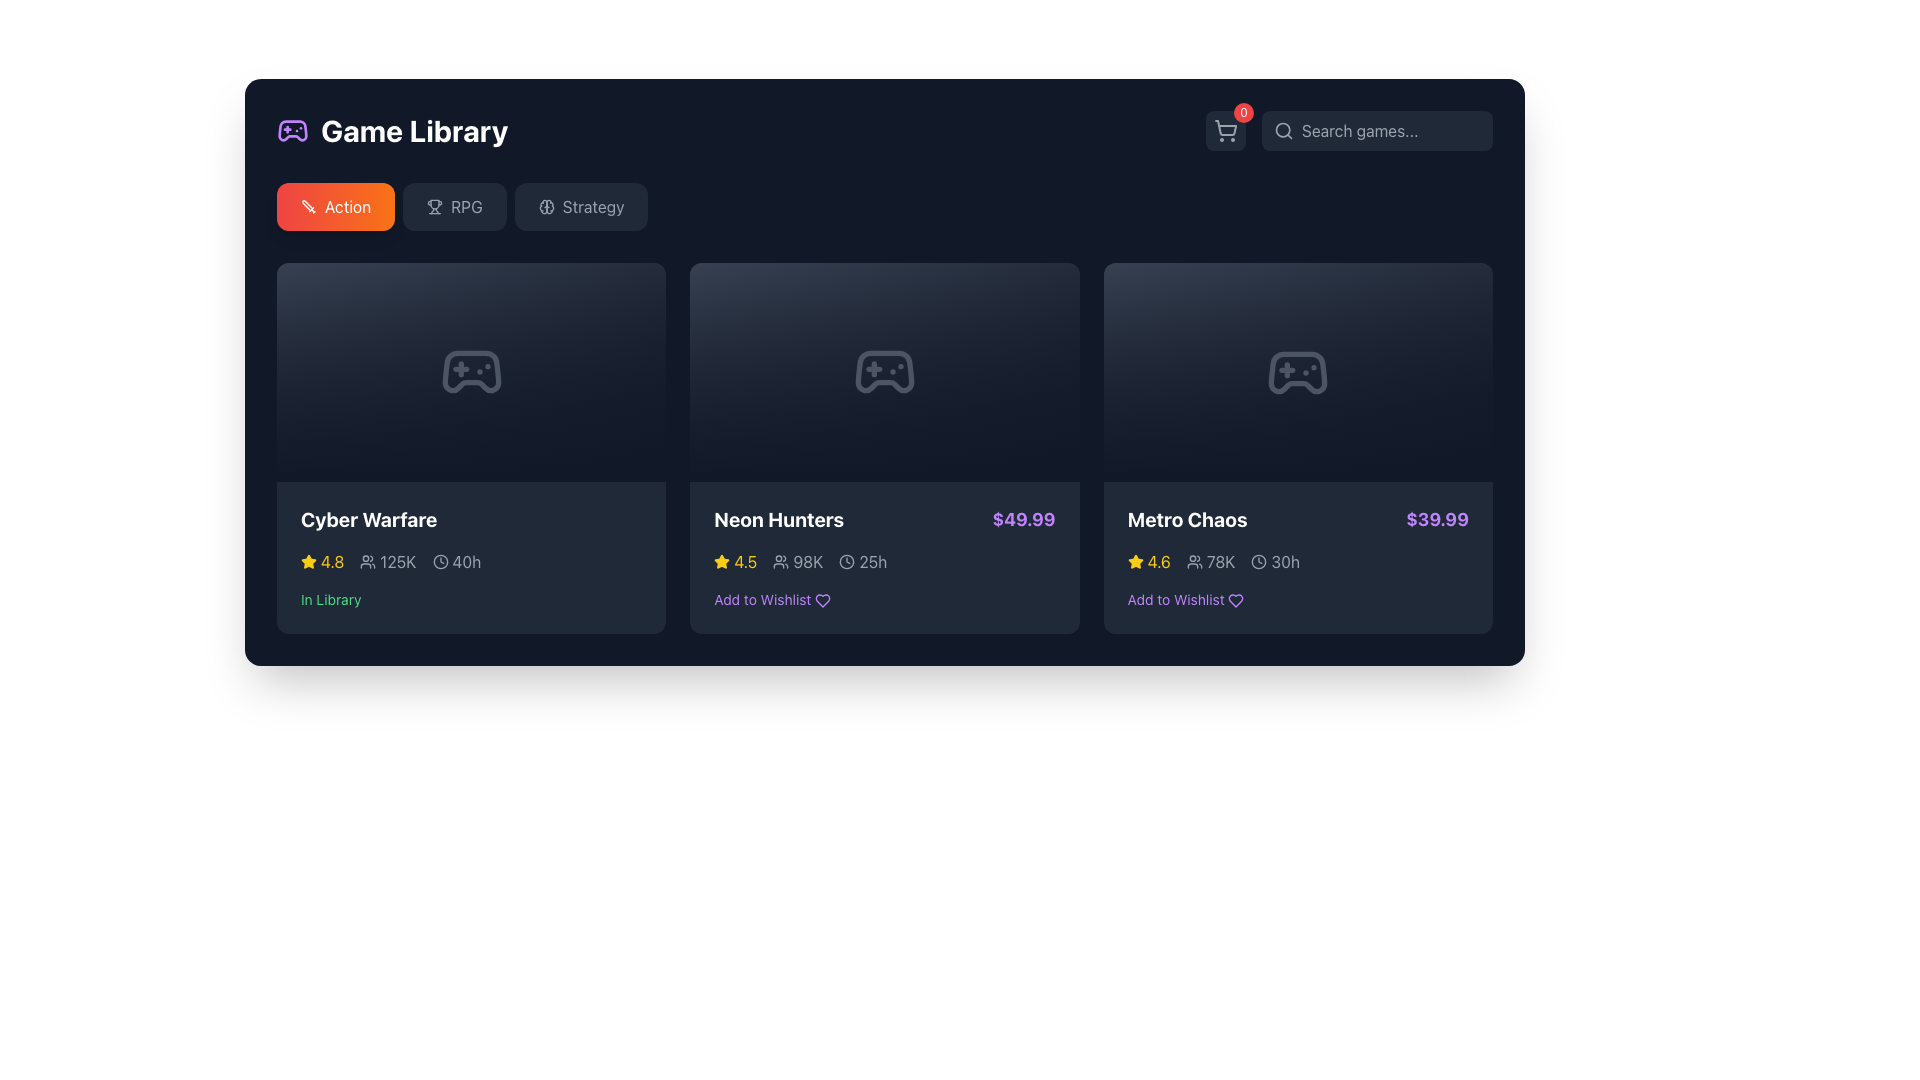 Image resolution: width=1920 pixels, height=1080 pixels. I want to click on the associated information for the playtime duration icon of the 'Neon Hunters' game, which is located to the left of the text '25h' in the bottom-right section of the card layout, so click(847, 562).